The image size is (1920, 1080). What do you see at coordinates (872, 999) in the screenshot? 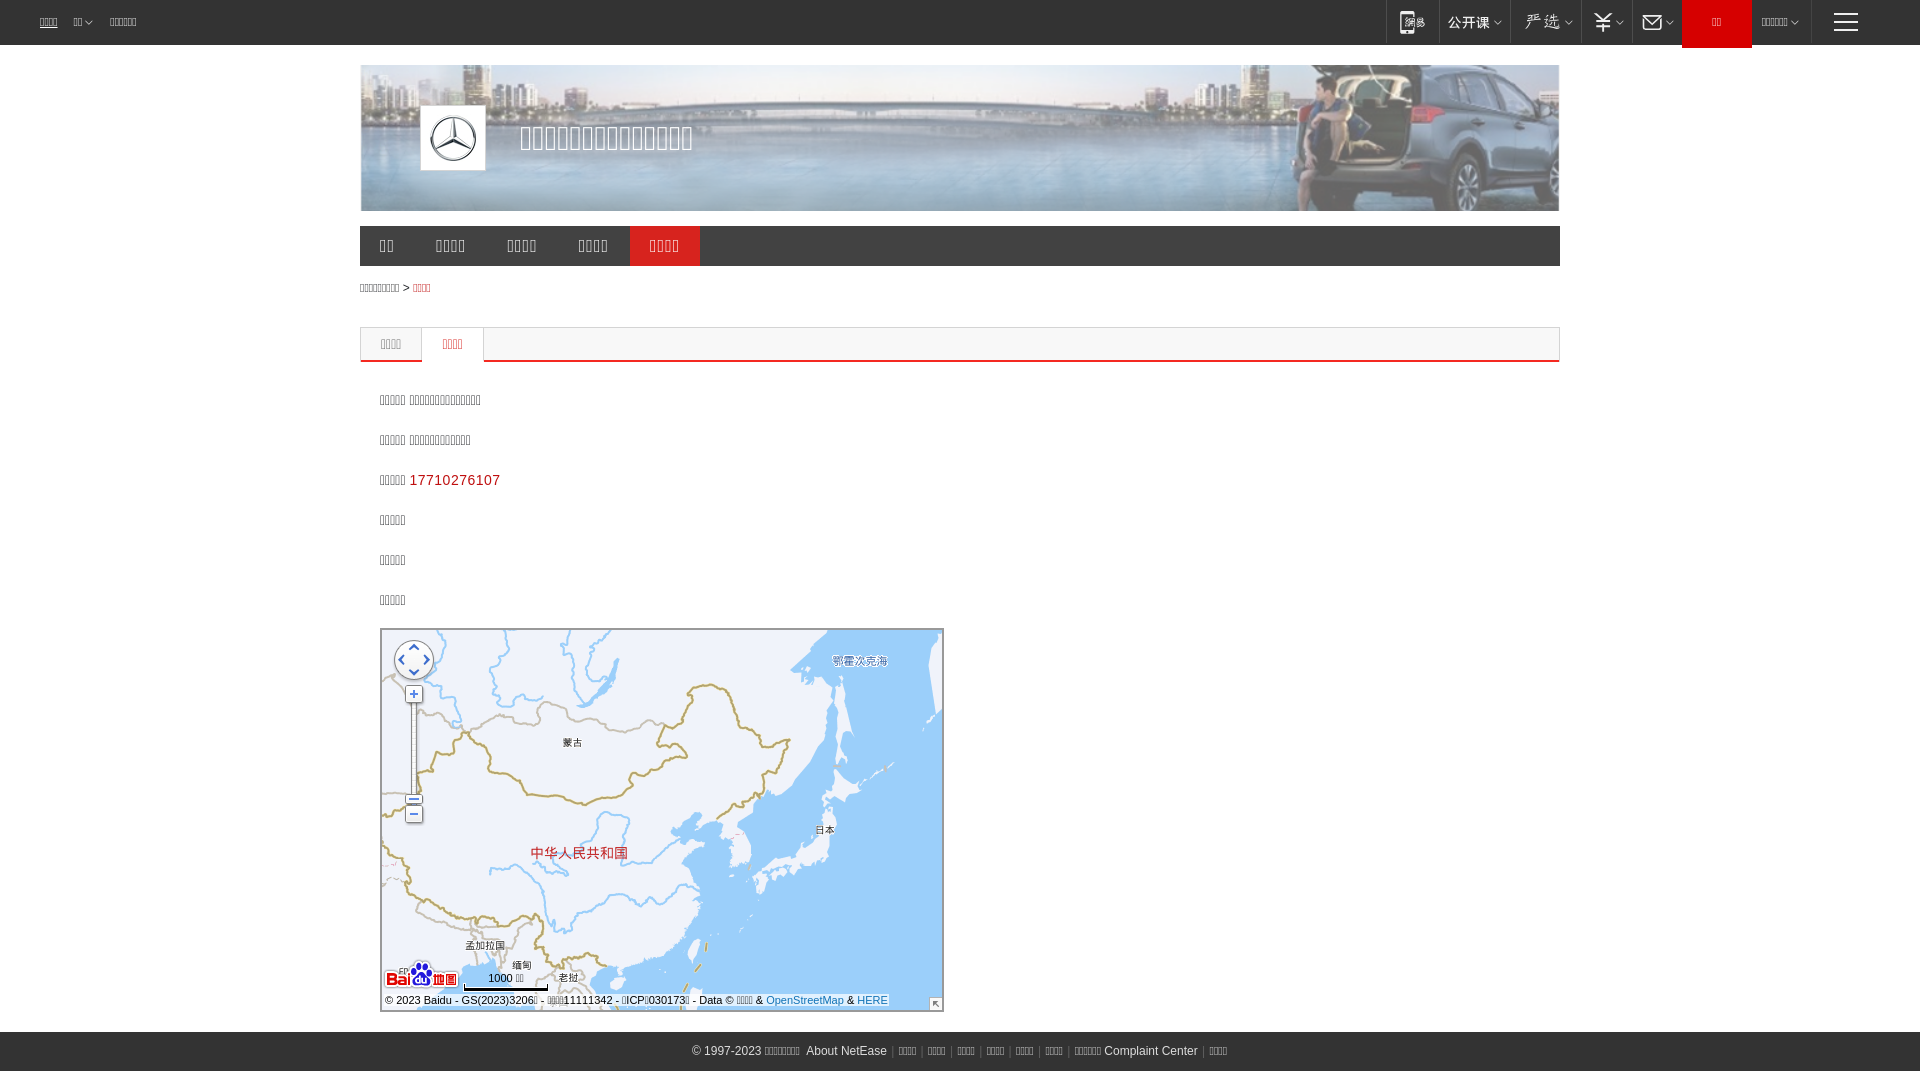
I see `'HERE'` at bounding box center [872, 999].